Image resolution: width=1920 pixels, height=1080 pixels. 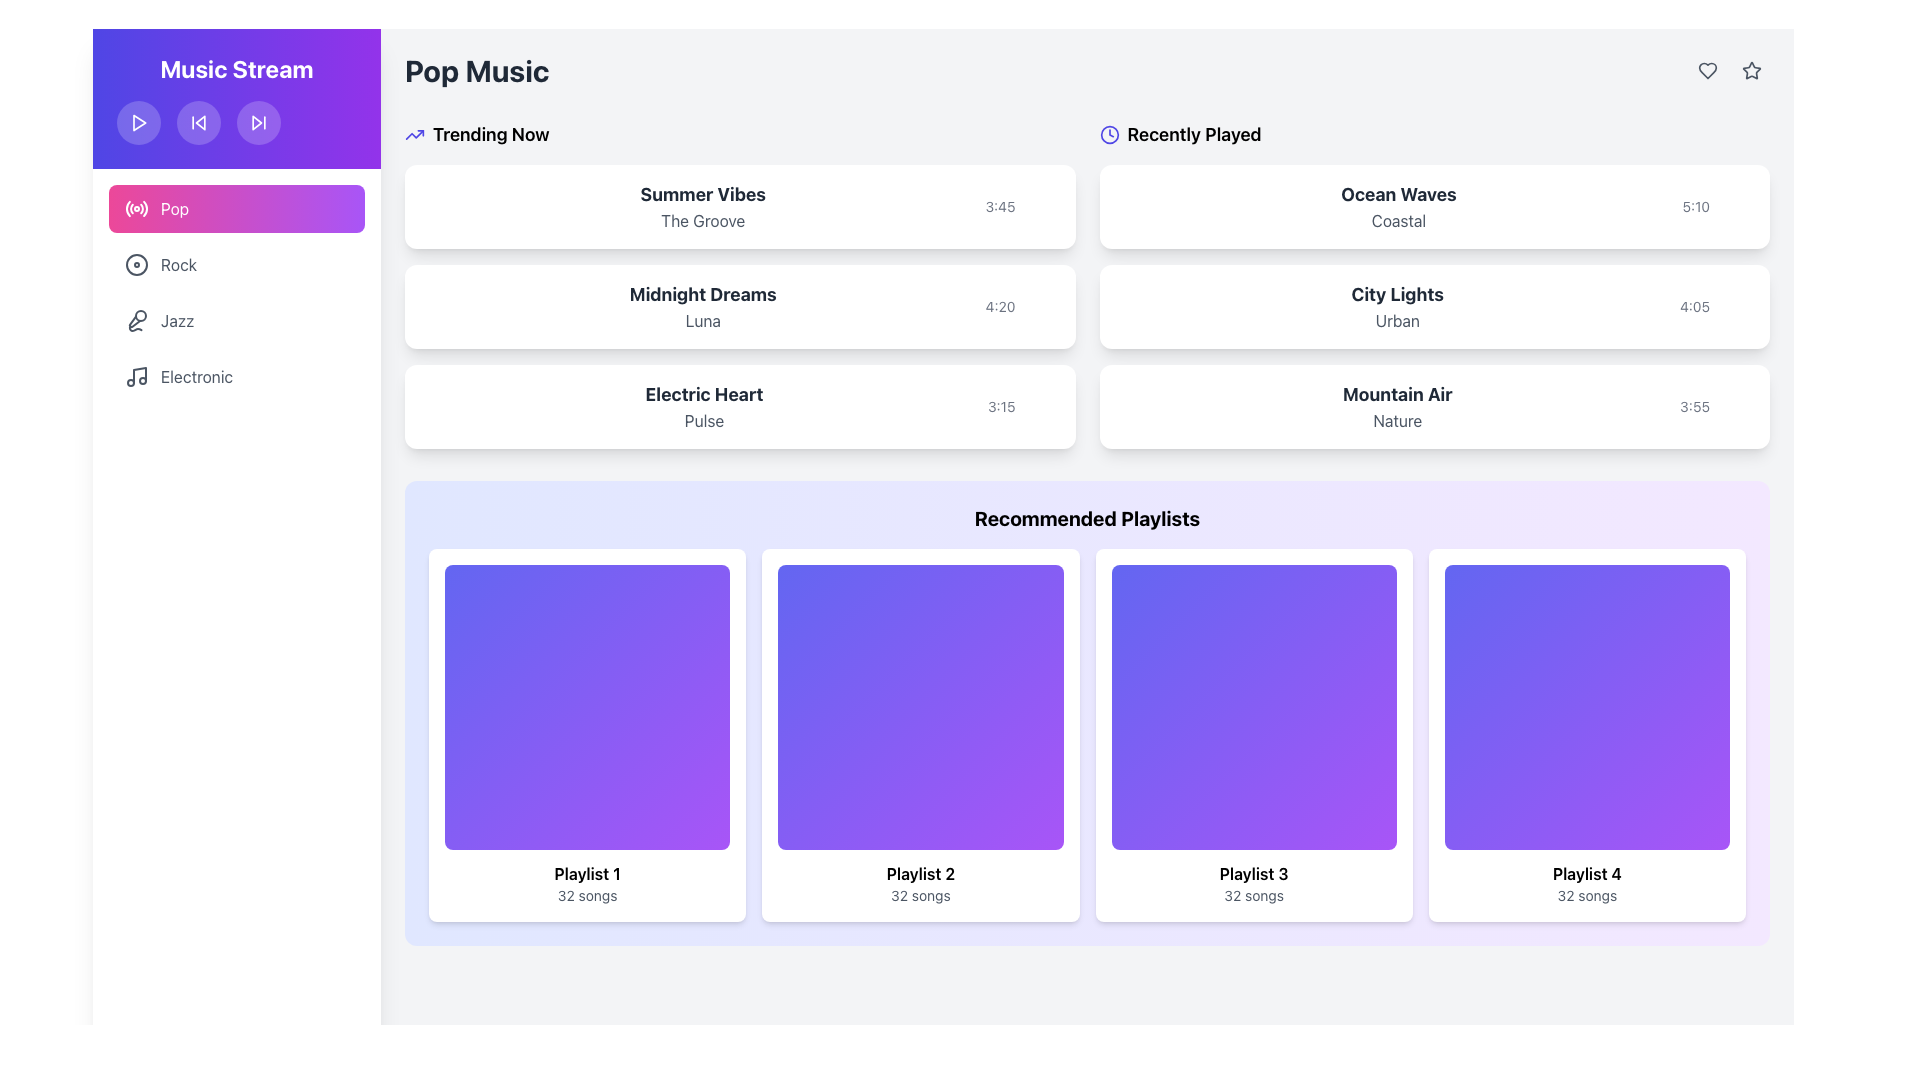 What do you see at coordinates (1693, 406) in the screenshot?
I see `text label displaying the time '3:55' in gray font, located in the bottom row of the 'Recently Played' list to the far right of the 'Mountain Air' track` at bounding box center [1693, 406].